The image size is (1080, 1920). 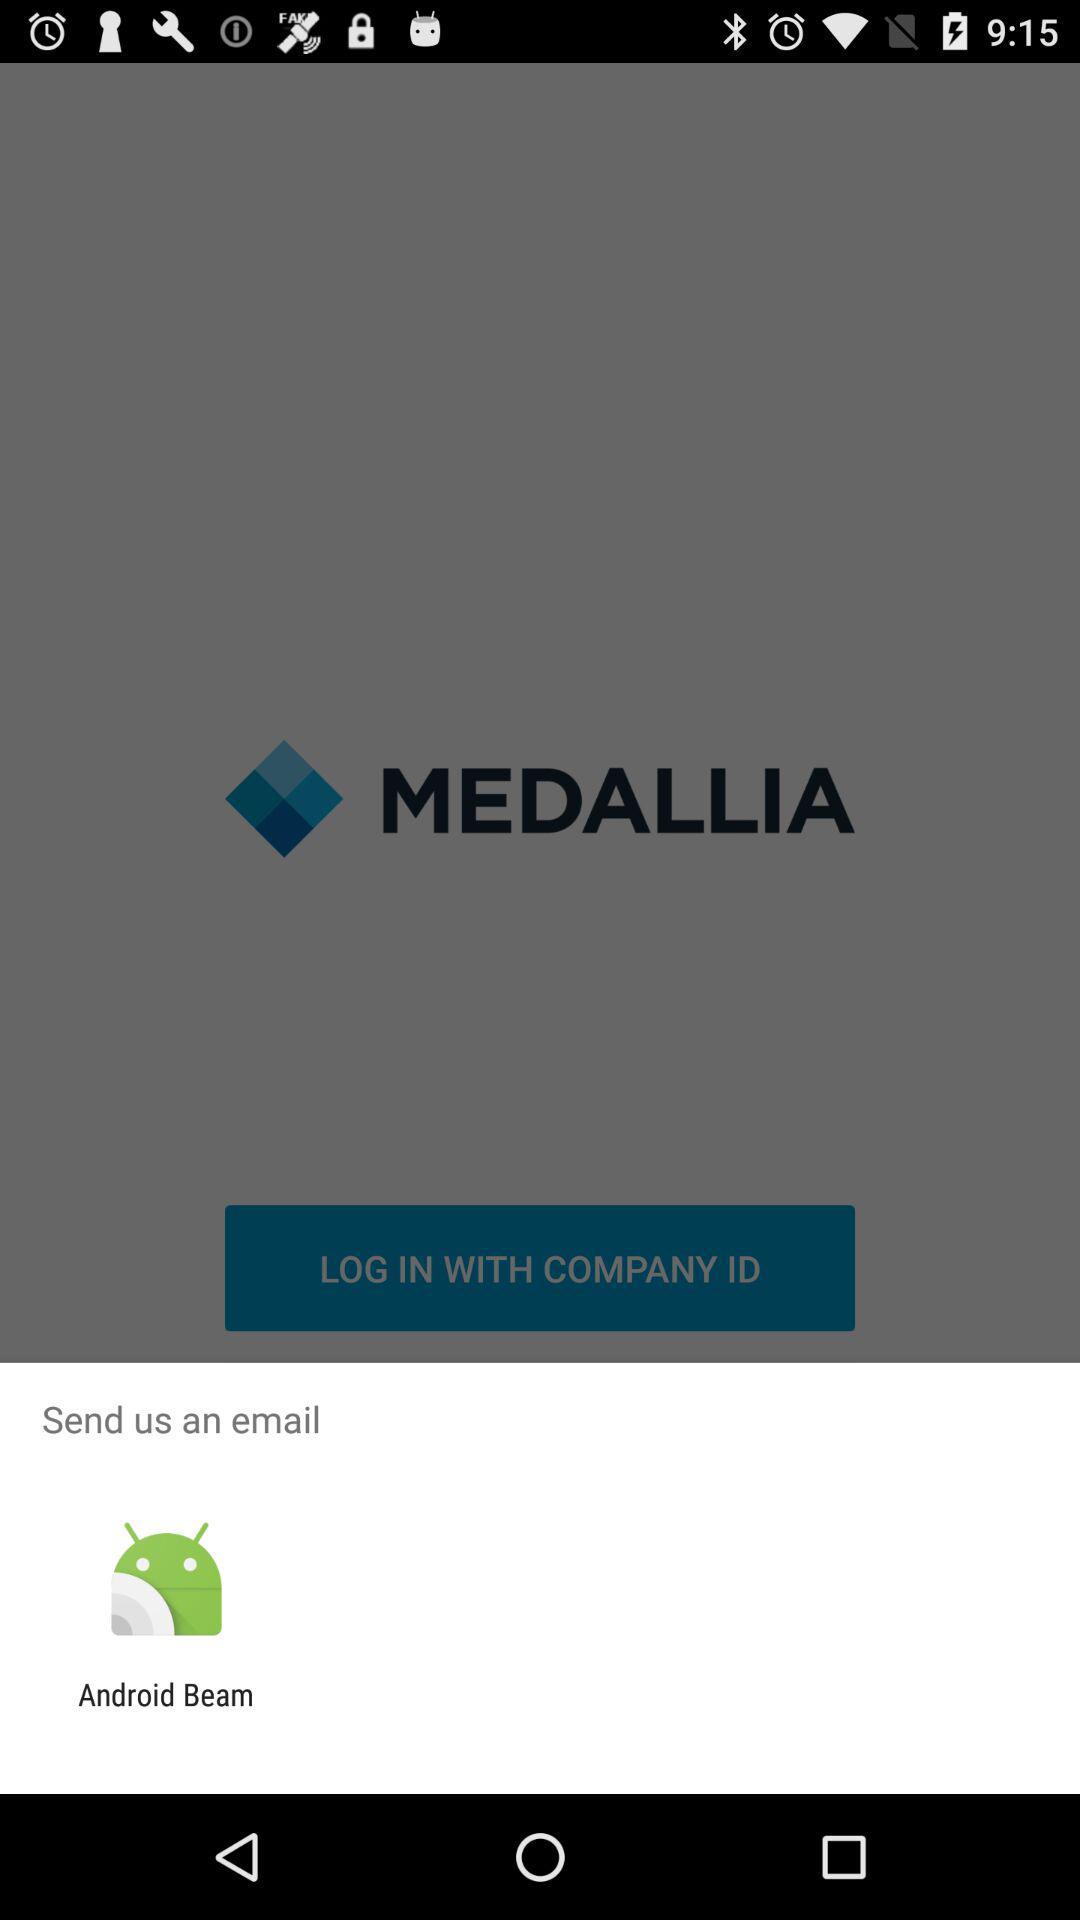 What do you see at coordinates (165, 1579) in the screenshot?
I see `the icon below the send us an` at bounding box center [165, 1579].